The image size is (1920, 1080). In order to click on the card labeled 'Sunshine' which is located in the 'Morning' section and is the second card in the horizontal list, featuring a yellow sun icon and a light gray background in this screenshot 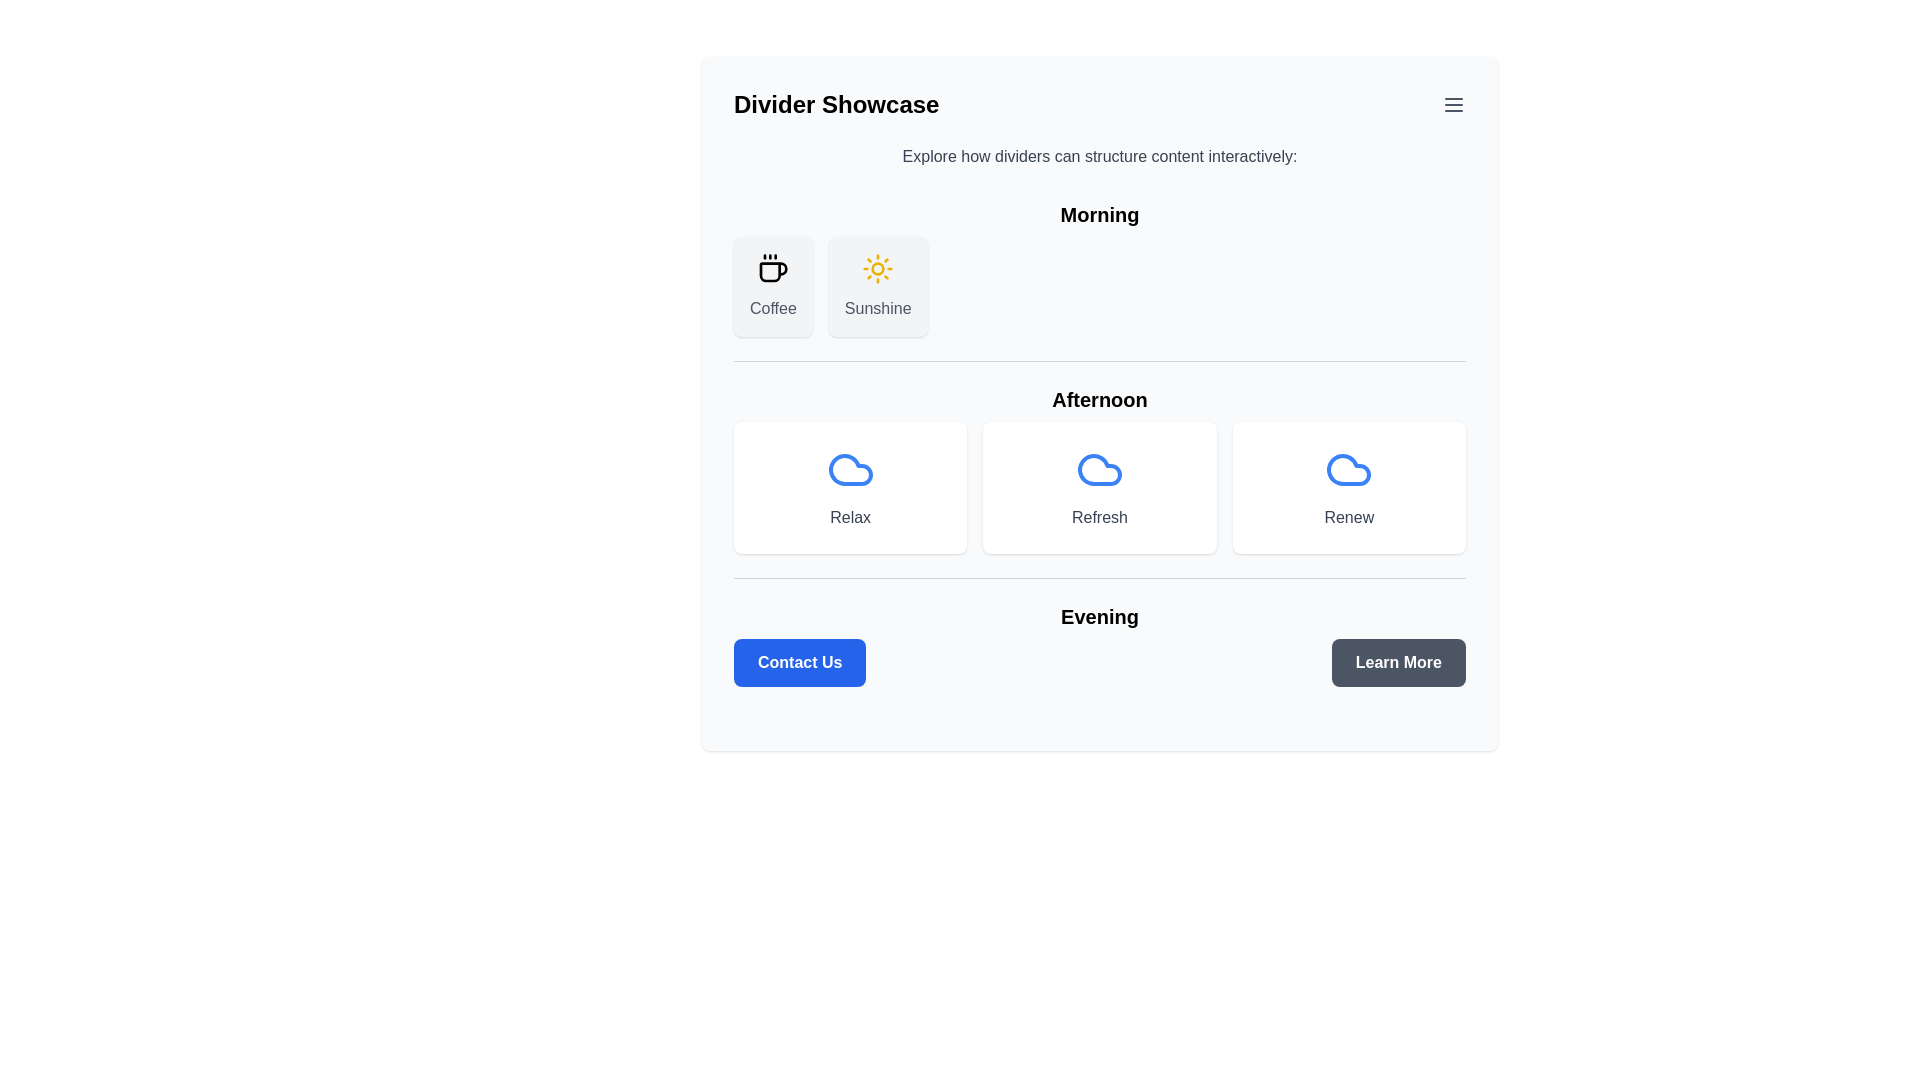, I will do `click(878, 286)`.